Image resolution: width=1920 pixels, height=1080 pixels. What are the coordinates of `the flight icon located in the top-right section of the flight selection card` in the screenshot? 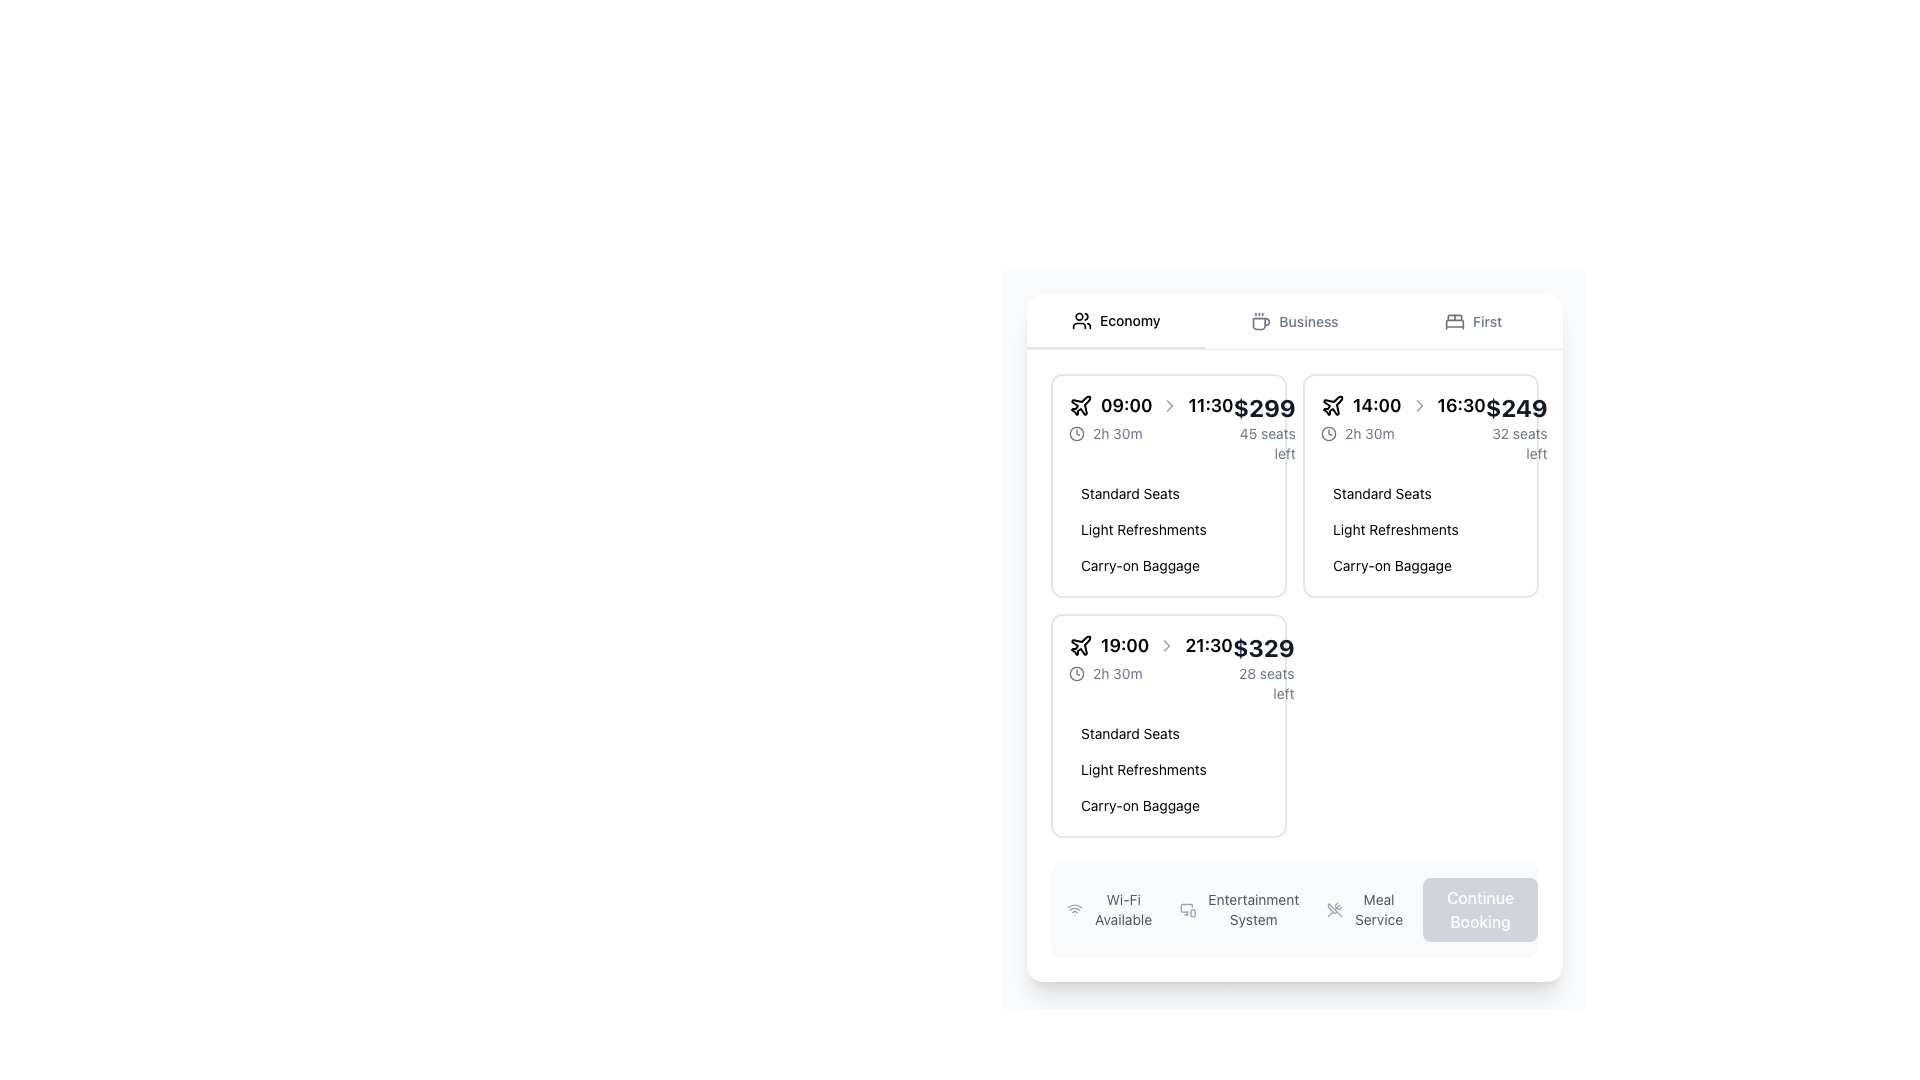 It's located at (1080, 405).